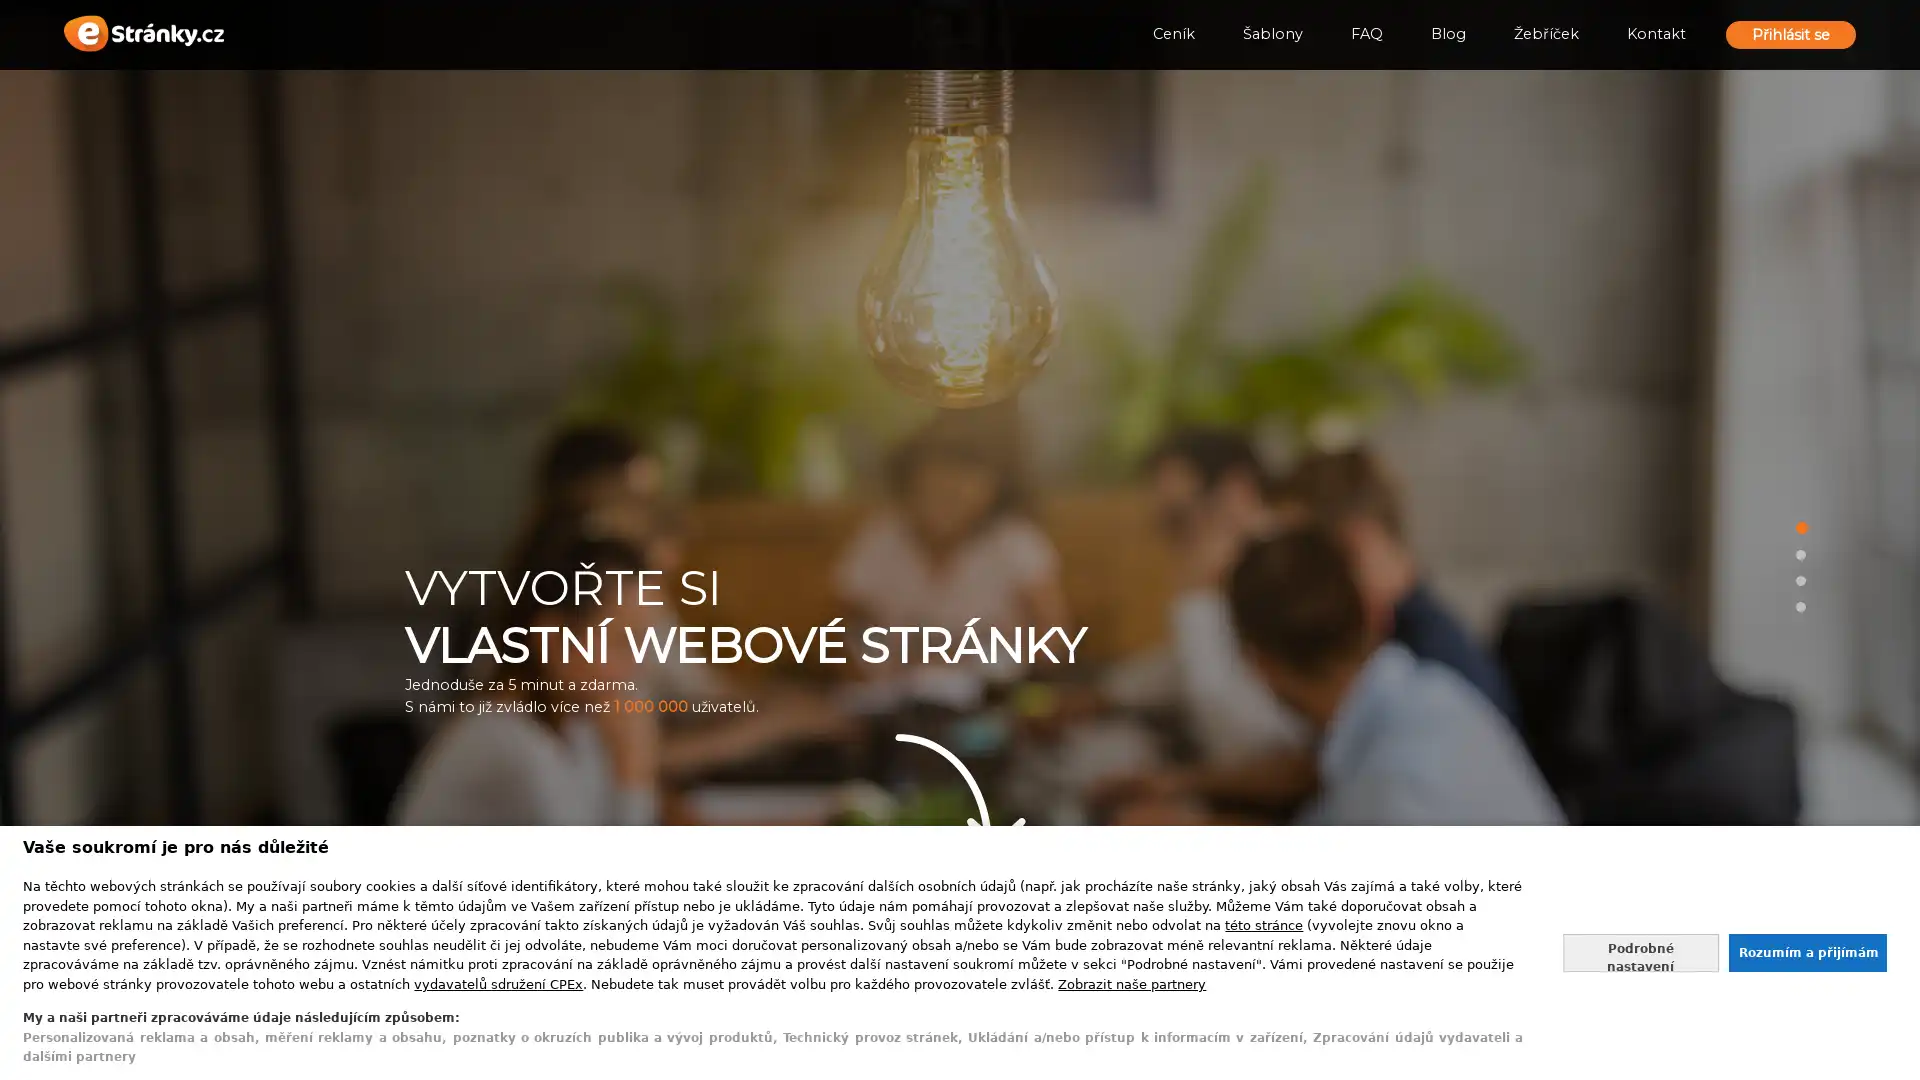  What do you see at coordinates (1790, 34) in the screenshot?
I see `Prihlasit se` at bounding box center [1790, 34].